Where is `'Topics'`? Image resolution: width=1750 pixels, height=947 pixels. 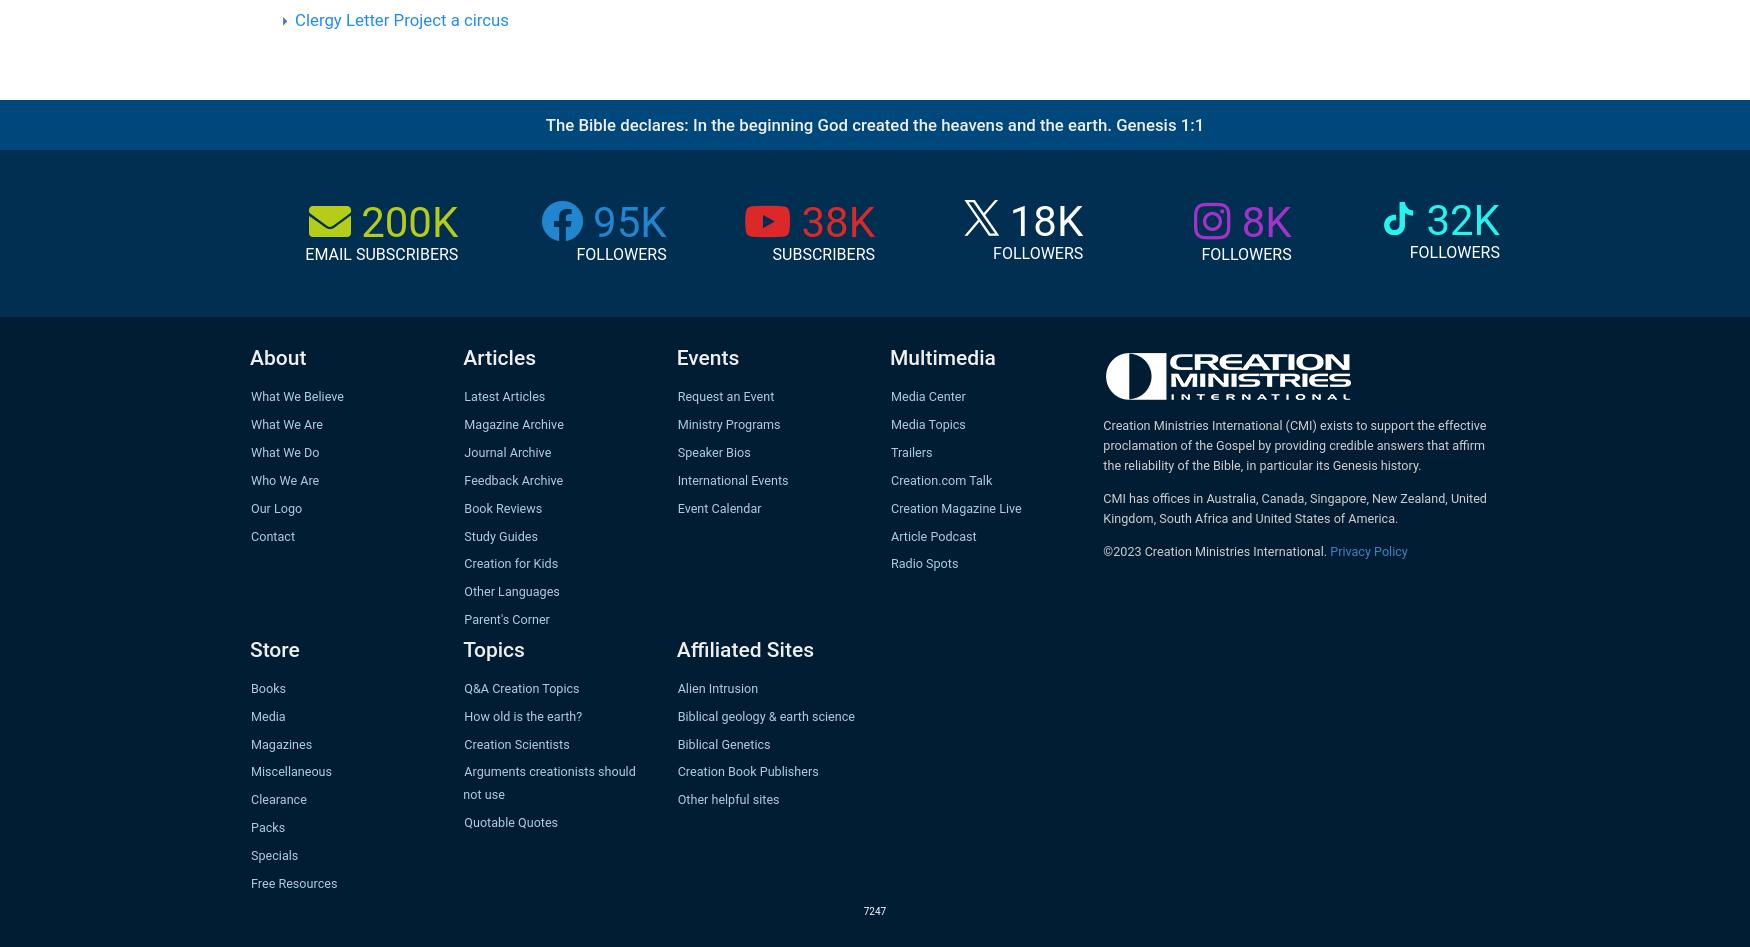
'Topics' is located at coordinates (493, 648).